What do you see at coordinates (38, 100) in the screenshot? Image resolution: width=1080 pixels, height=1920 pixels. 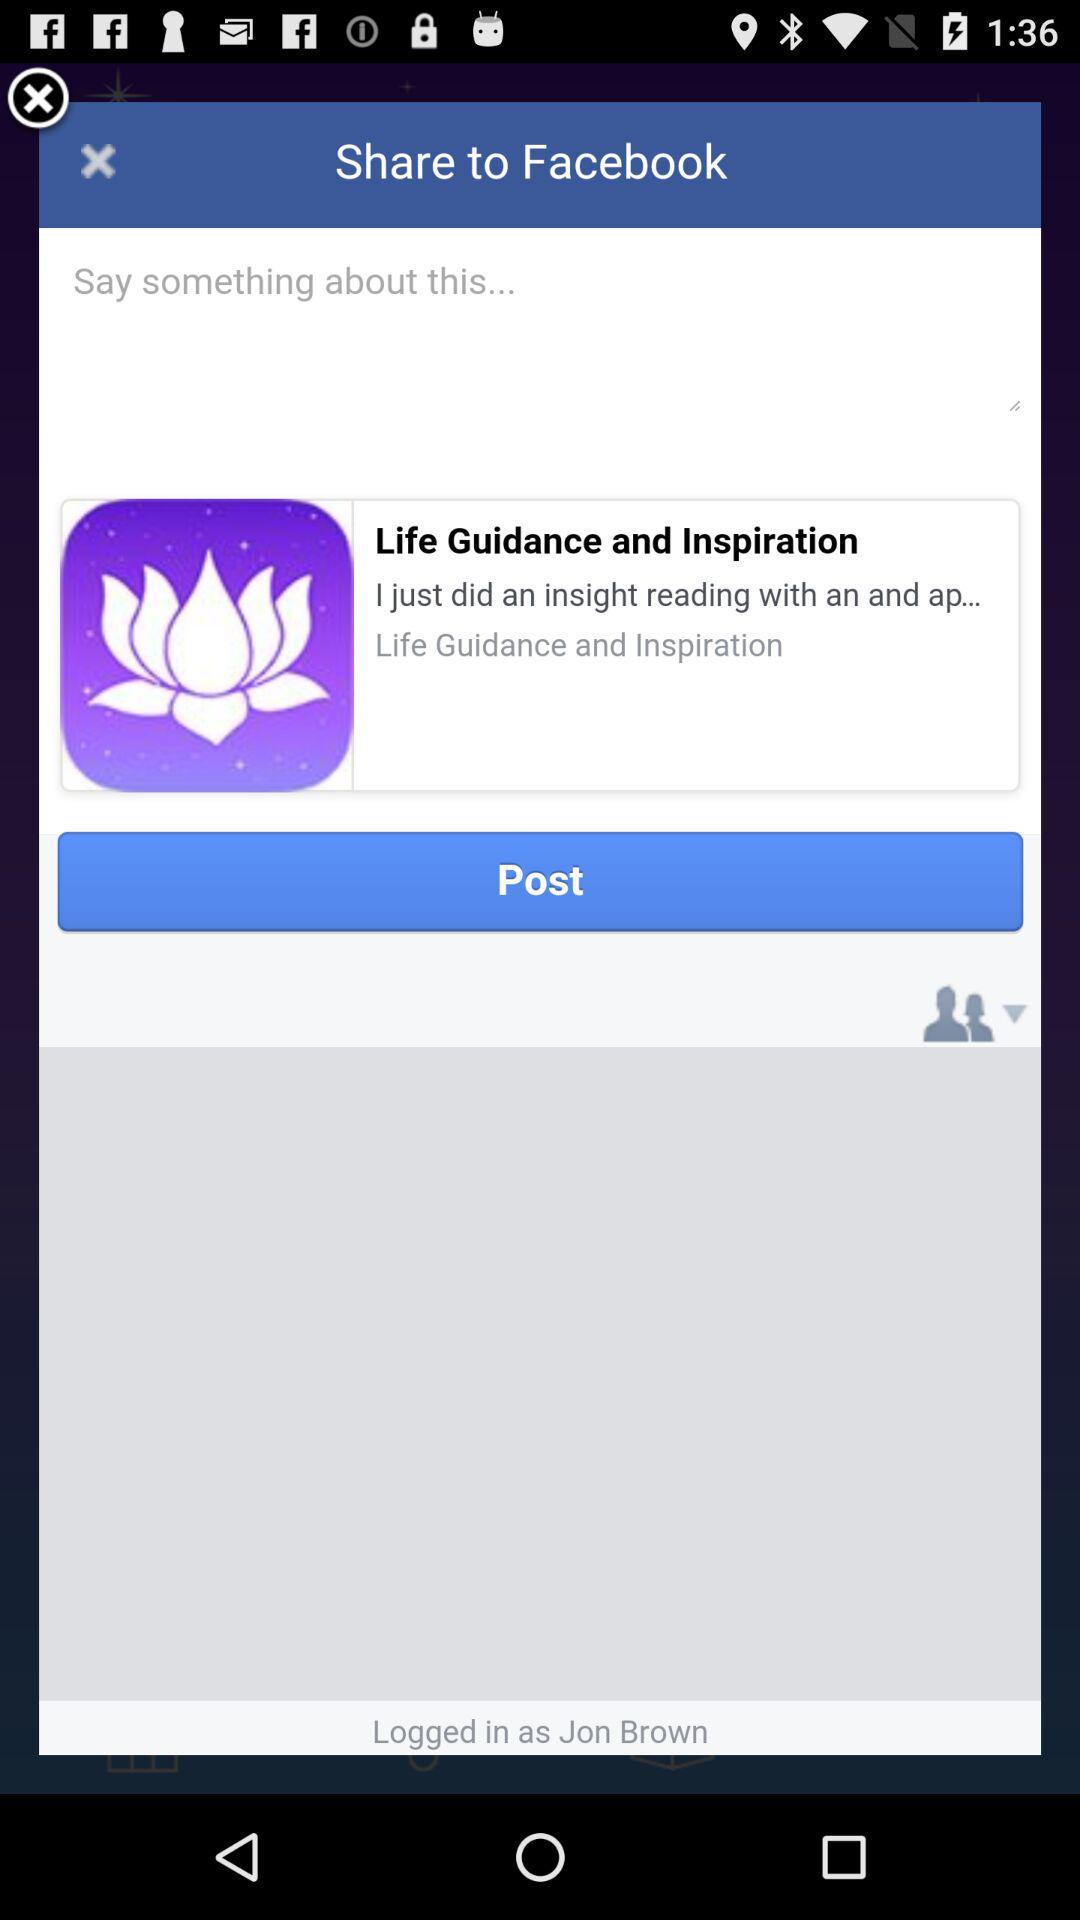 I see `close` at bounding box center [38, 100].